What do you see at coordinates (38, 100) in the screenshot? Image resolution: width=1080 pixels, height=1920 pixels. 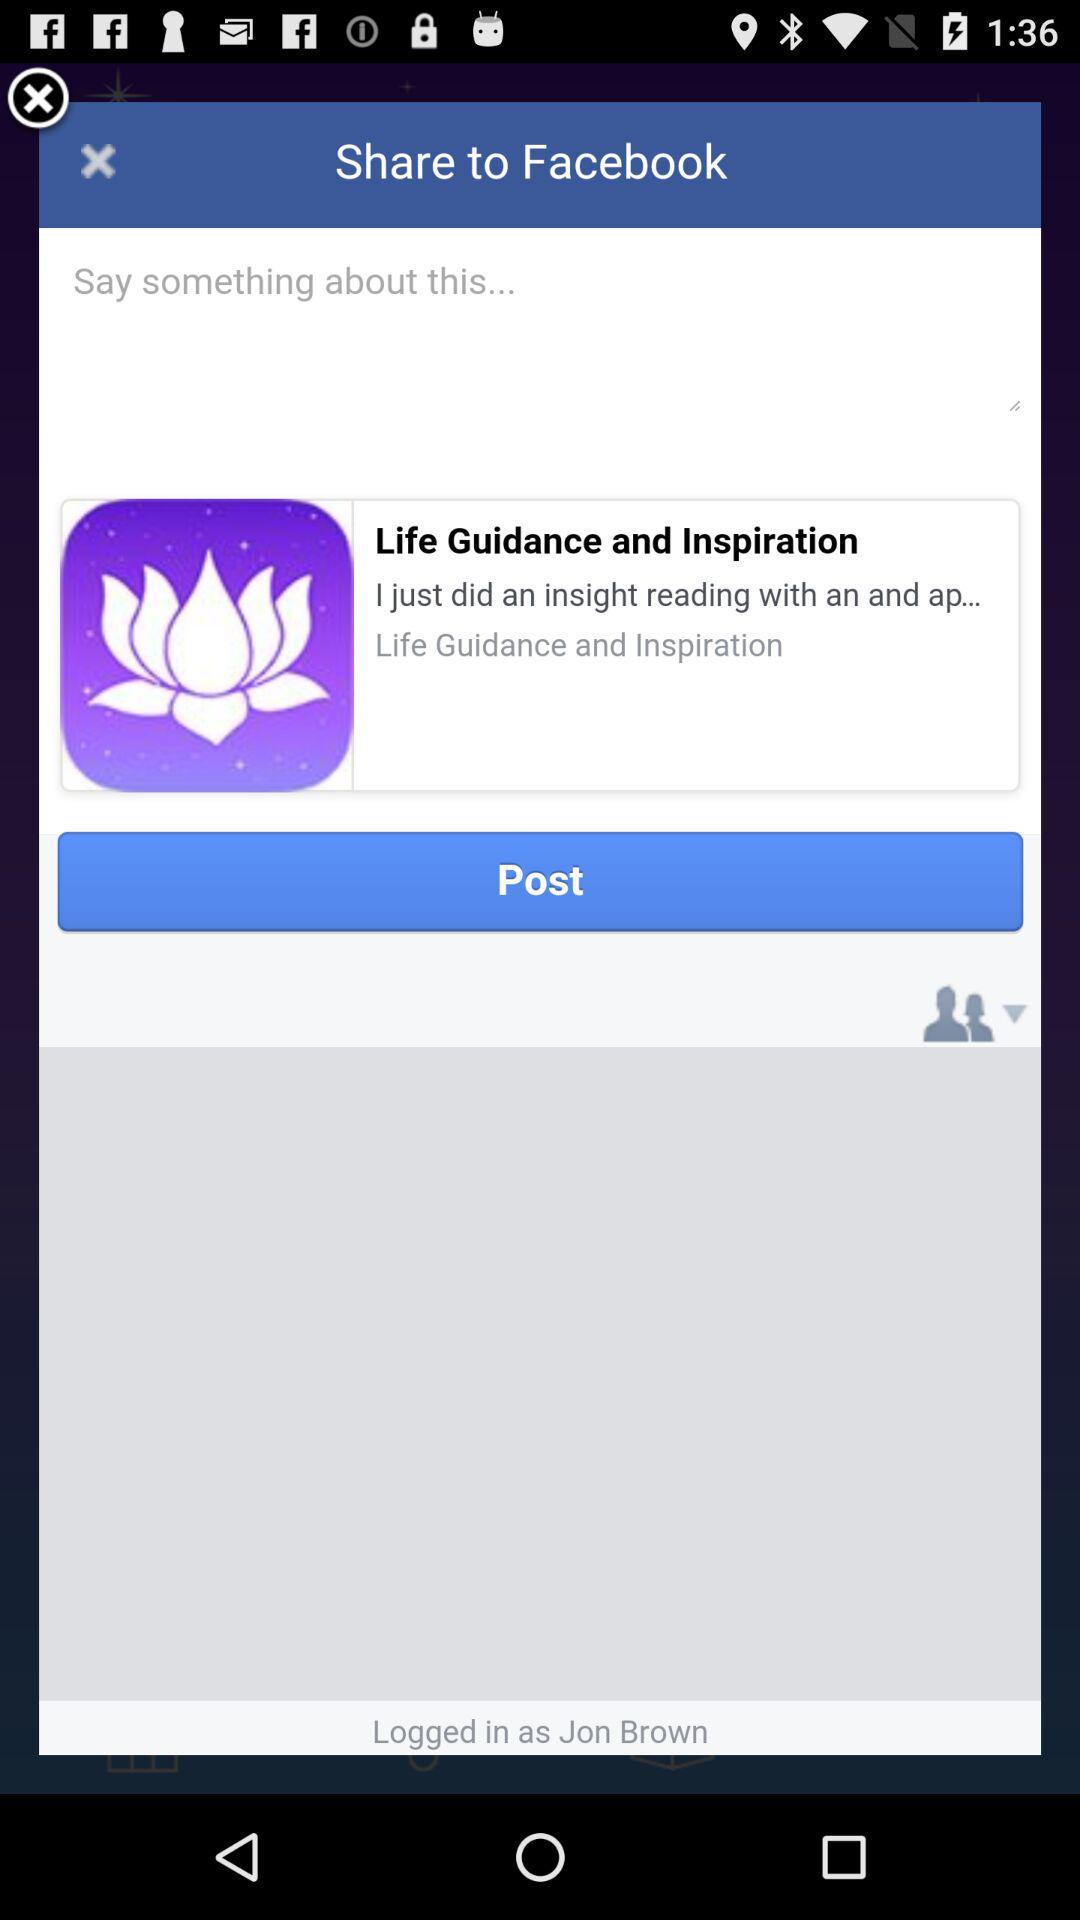 I see `close` at bounding box center [38, 100].